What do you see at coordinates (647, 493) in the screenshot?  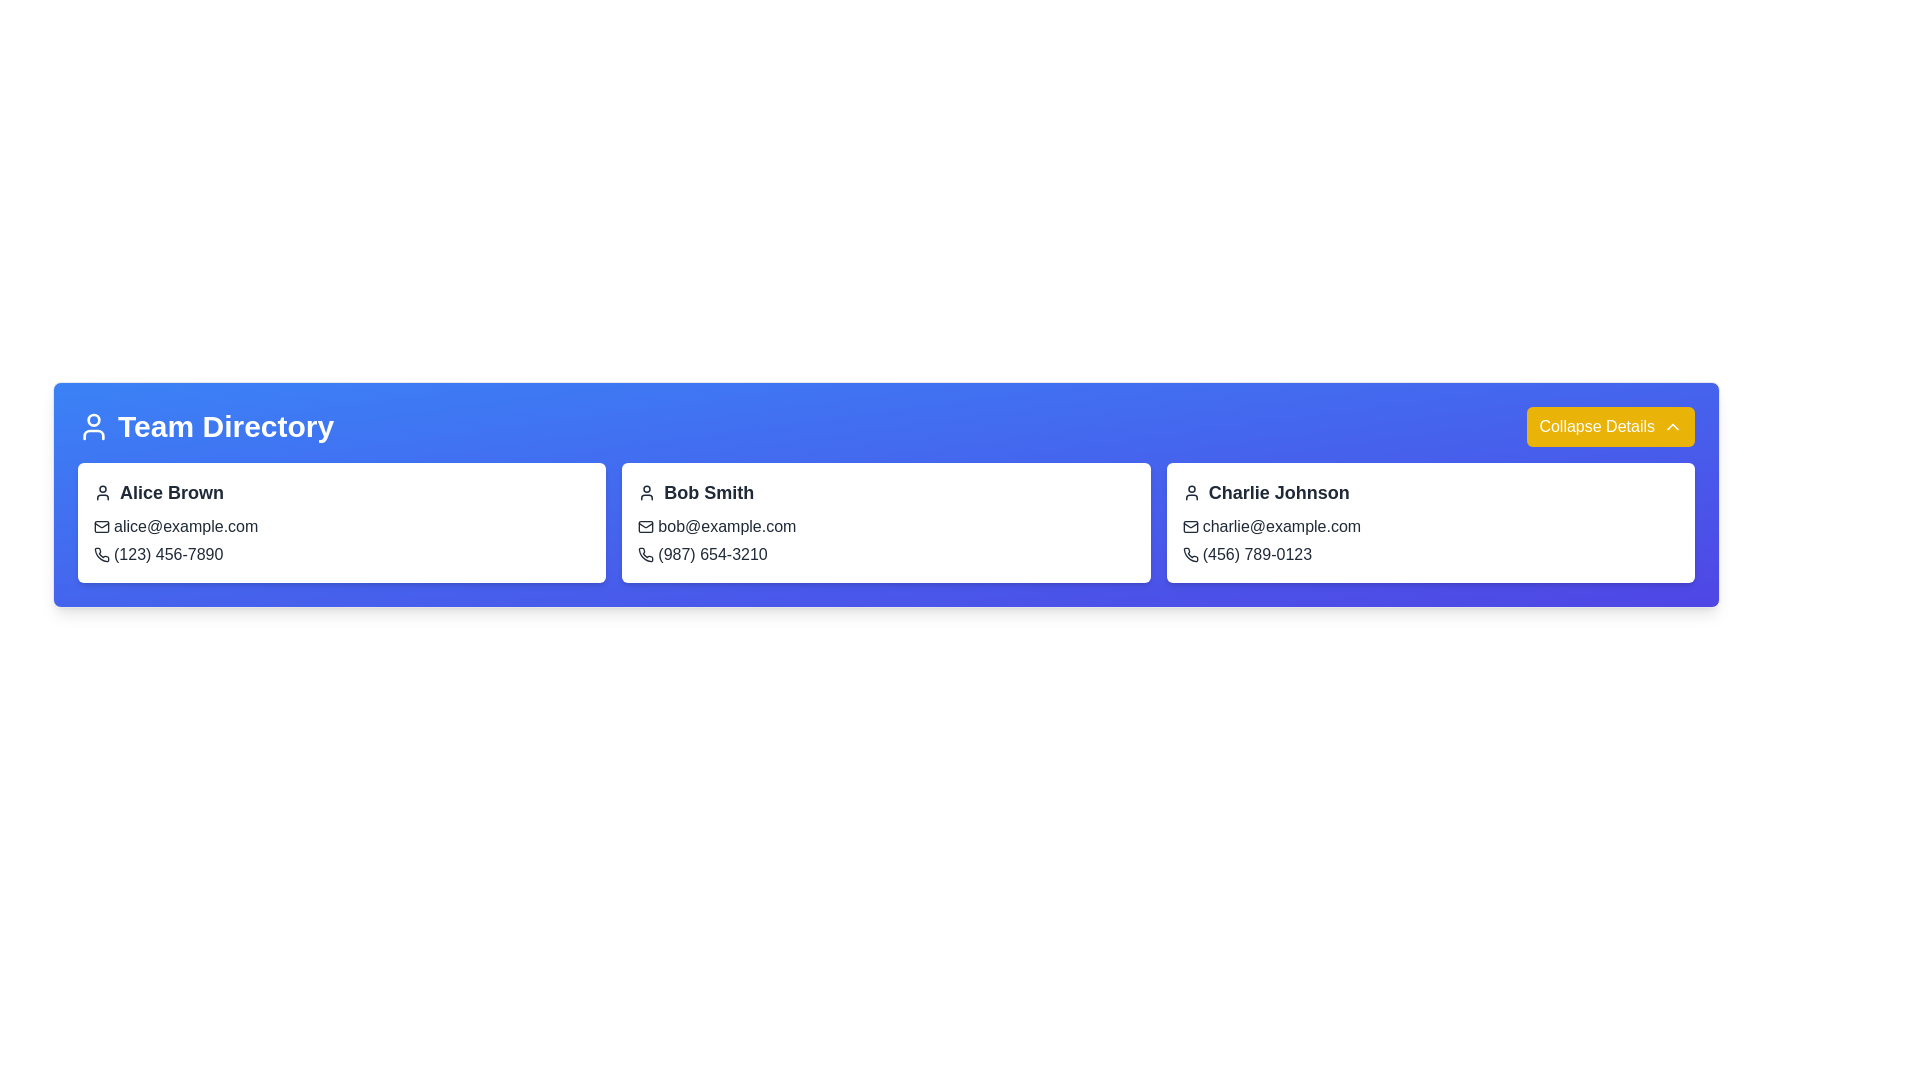 I see `the user silhouette icon to the left of 'Bob Smith' in the middle card of the directory` at bounding box center [647, 493].